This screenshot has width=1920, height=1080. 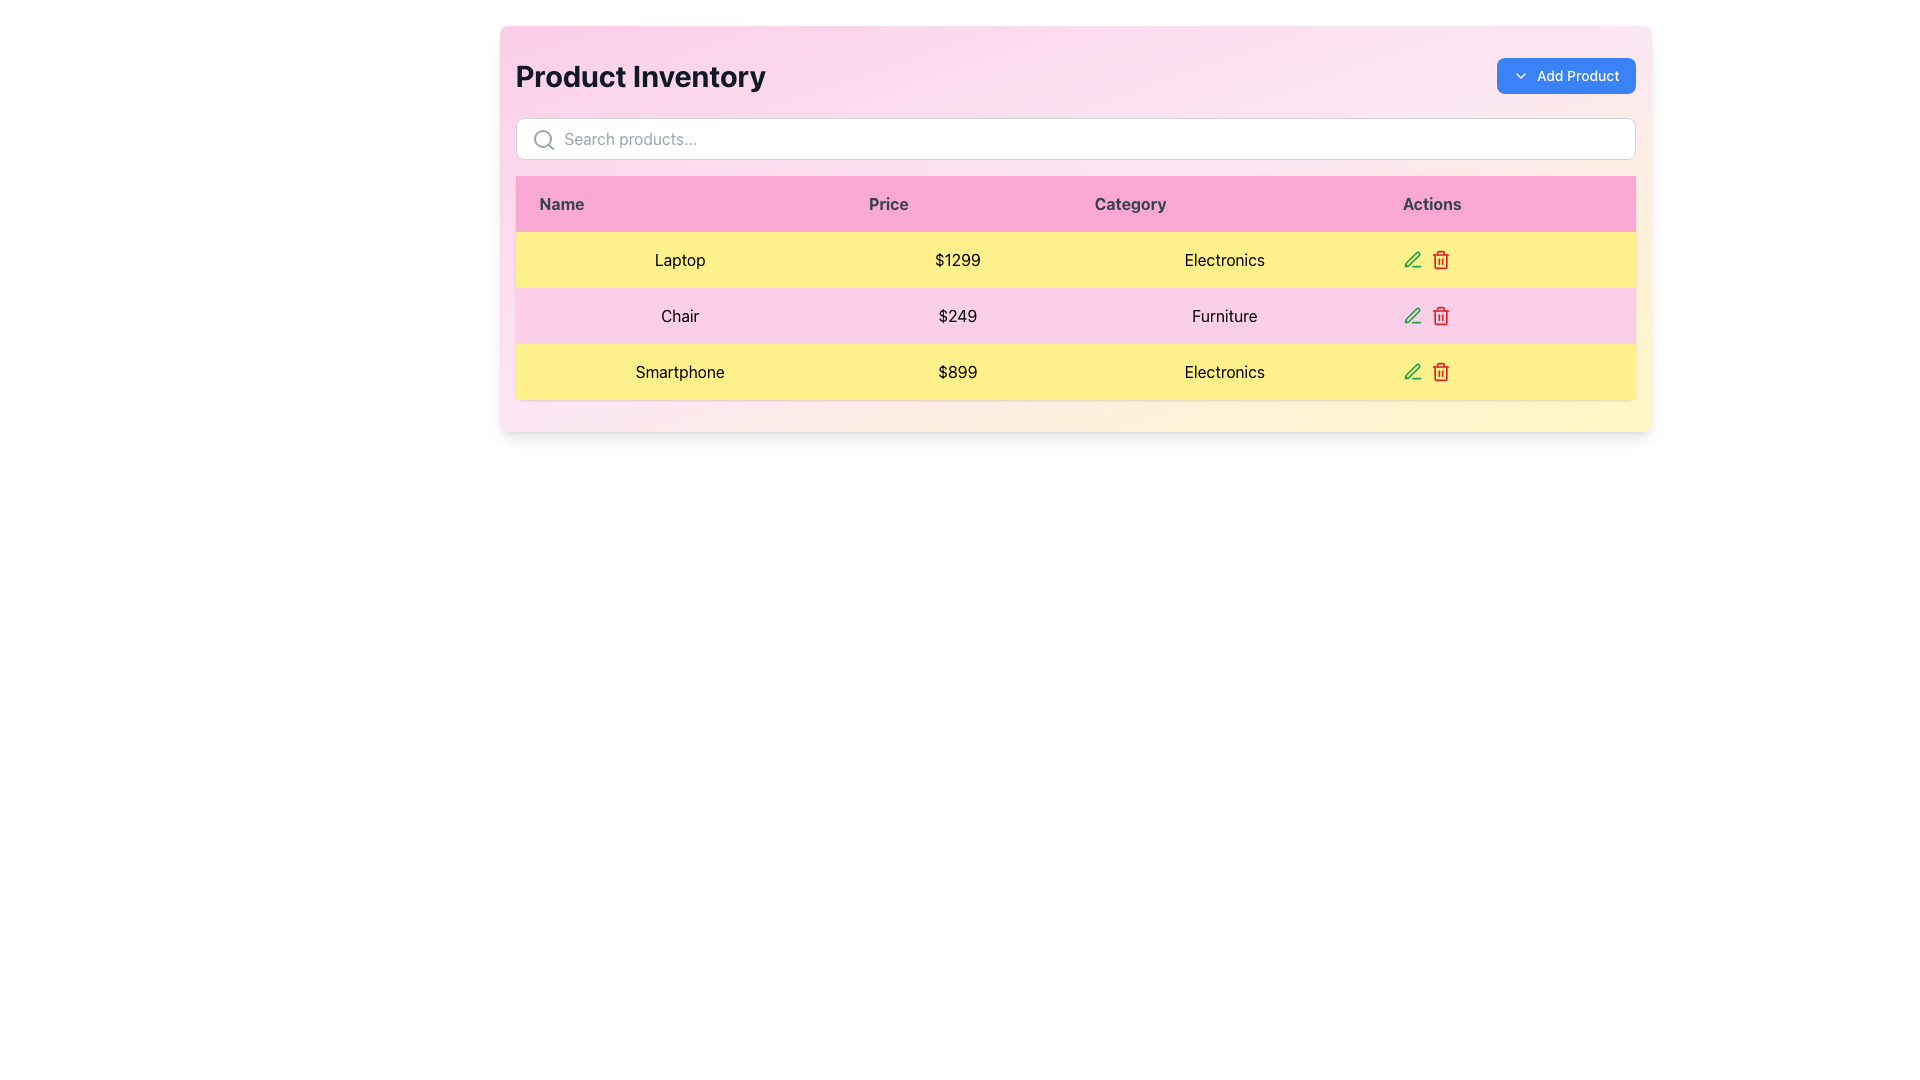 What do you see at coordinates (956, 315) in the screenshot?
I see `the static text displaying the price '$249' in black font on a pink background, located in the second column under the 'Price' header` at bounding box center [956, 315].